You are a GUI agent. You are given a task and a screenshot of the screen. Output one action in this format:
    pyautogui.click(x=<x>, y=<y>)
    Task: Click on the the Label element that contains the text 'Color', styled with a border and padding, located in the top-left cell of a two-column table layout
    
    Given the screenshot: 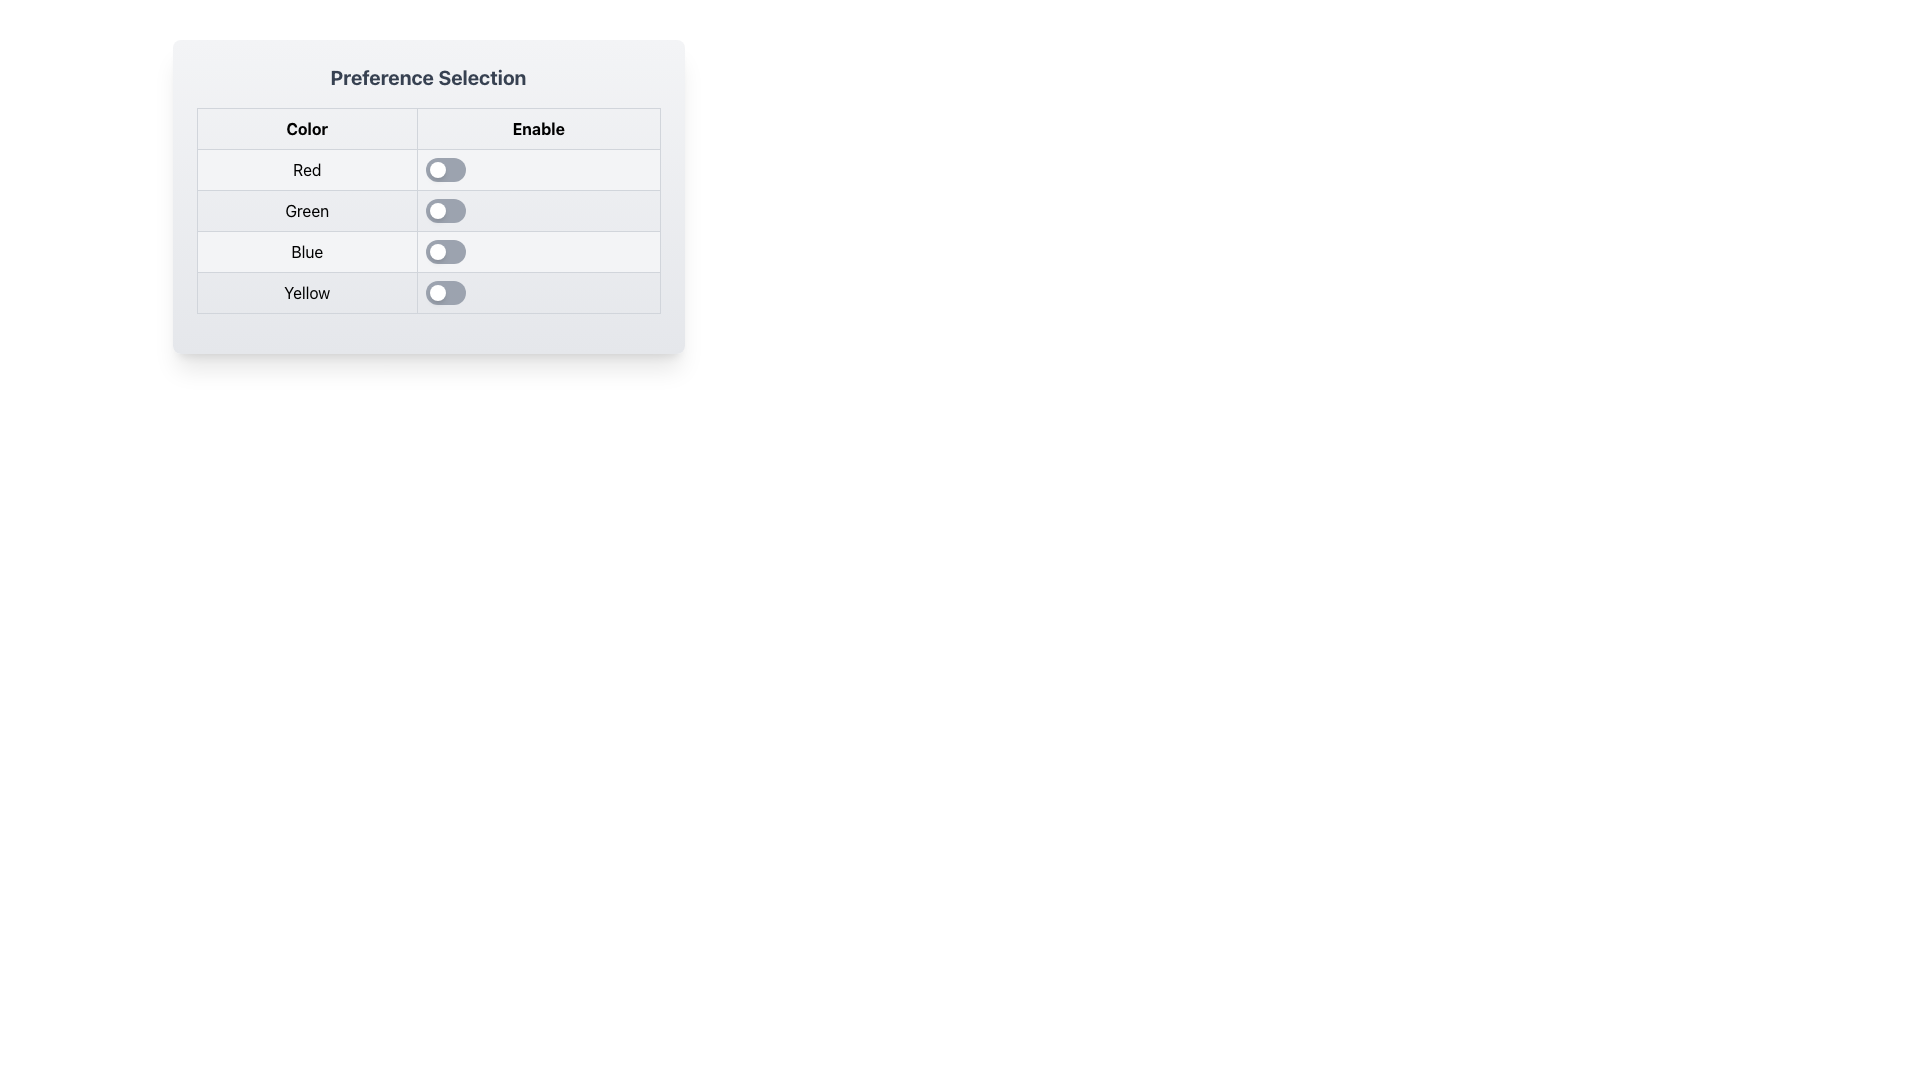 What is the action you would take?
    pyautogui.click(x=306, y=128)
    